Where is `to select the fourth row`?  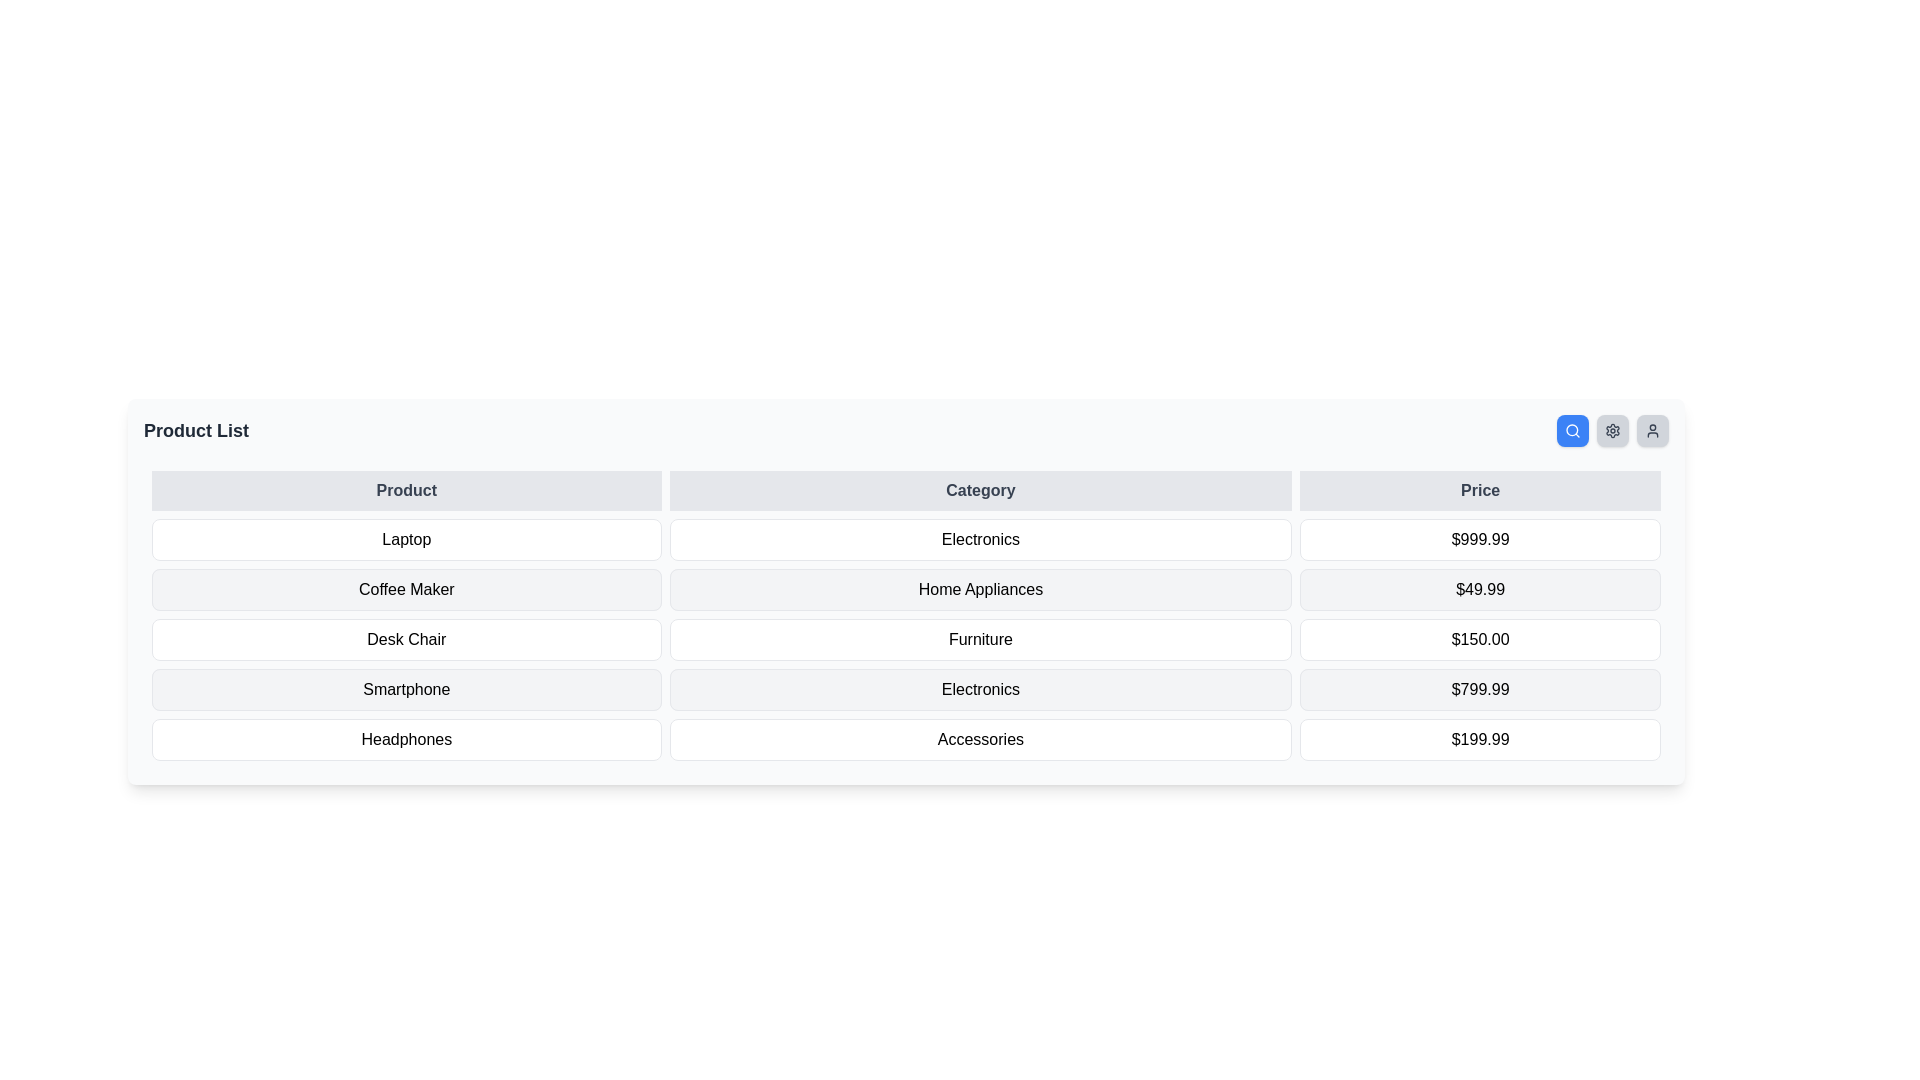 to select the fourth row is located at coordinates (905, 689).